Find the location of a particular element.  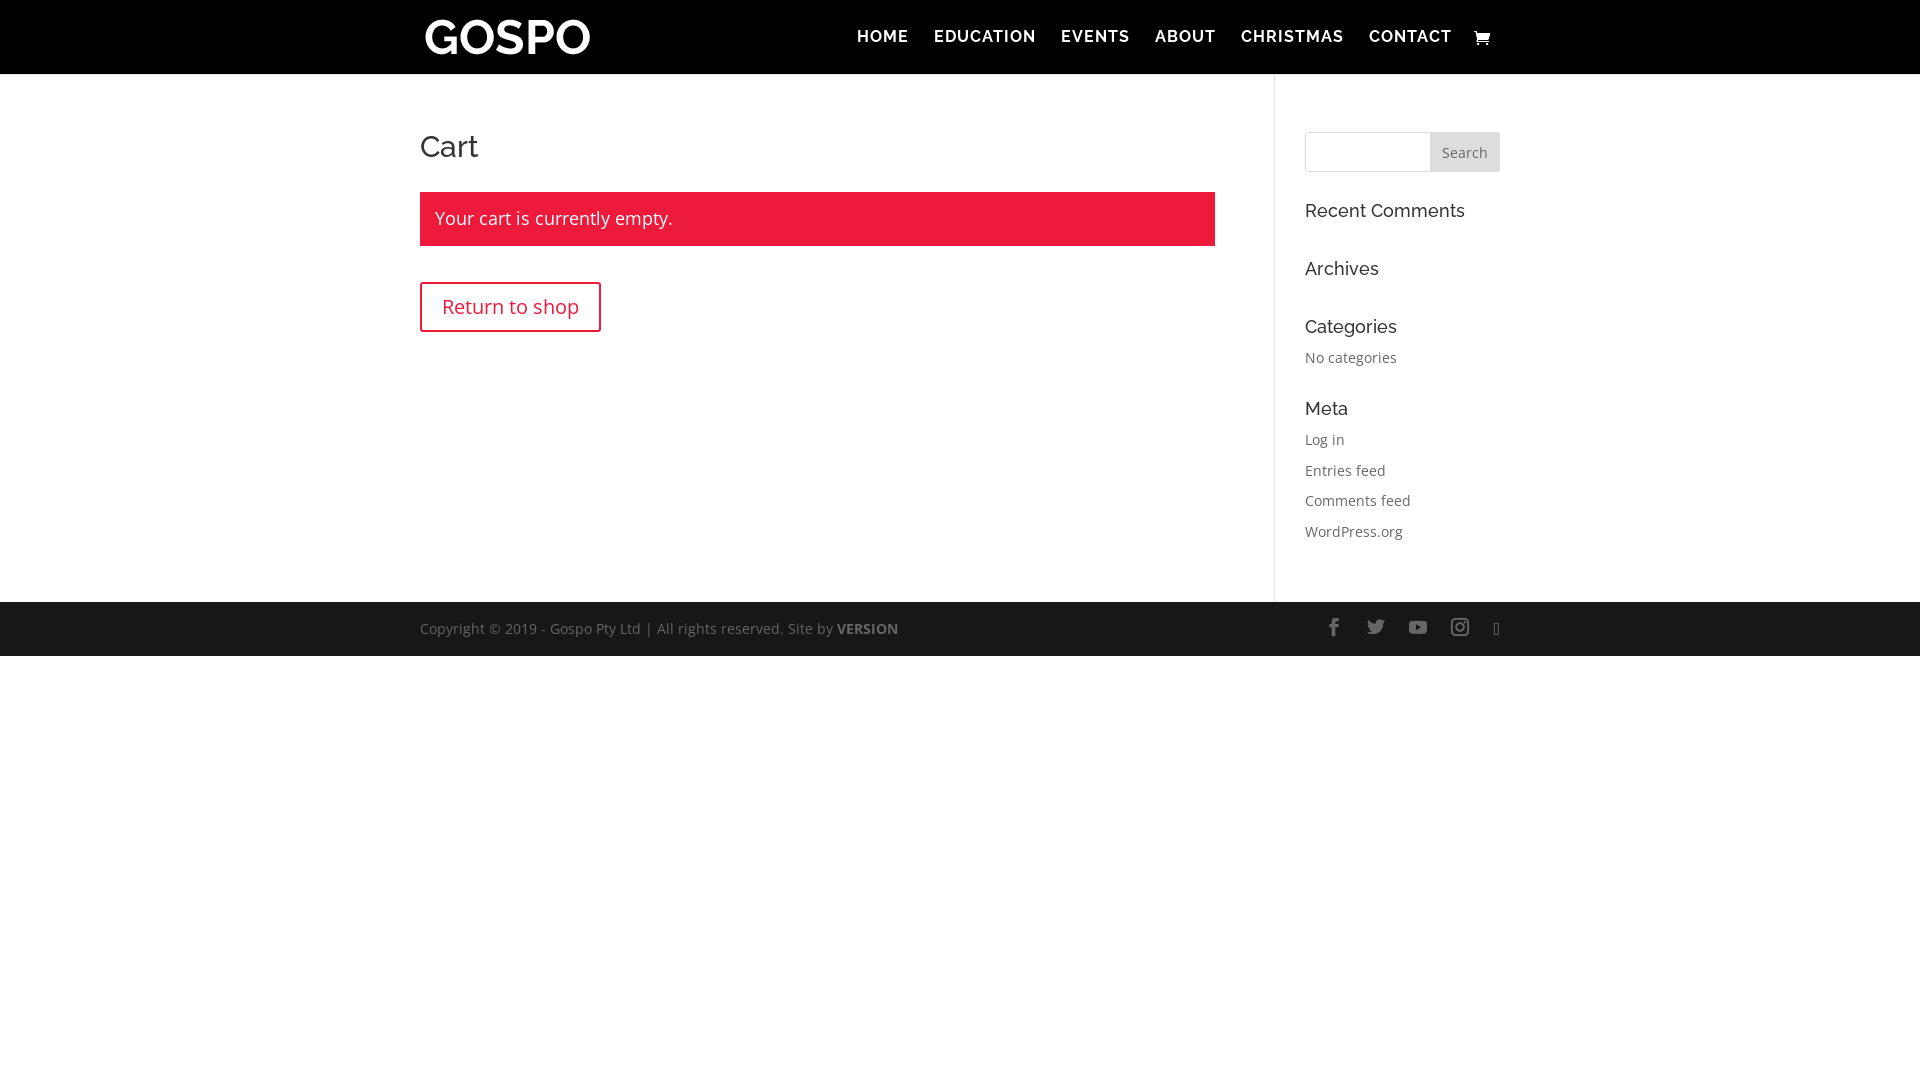

'Search' is located at coordinates (1464, 150).